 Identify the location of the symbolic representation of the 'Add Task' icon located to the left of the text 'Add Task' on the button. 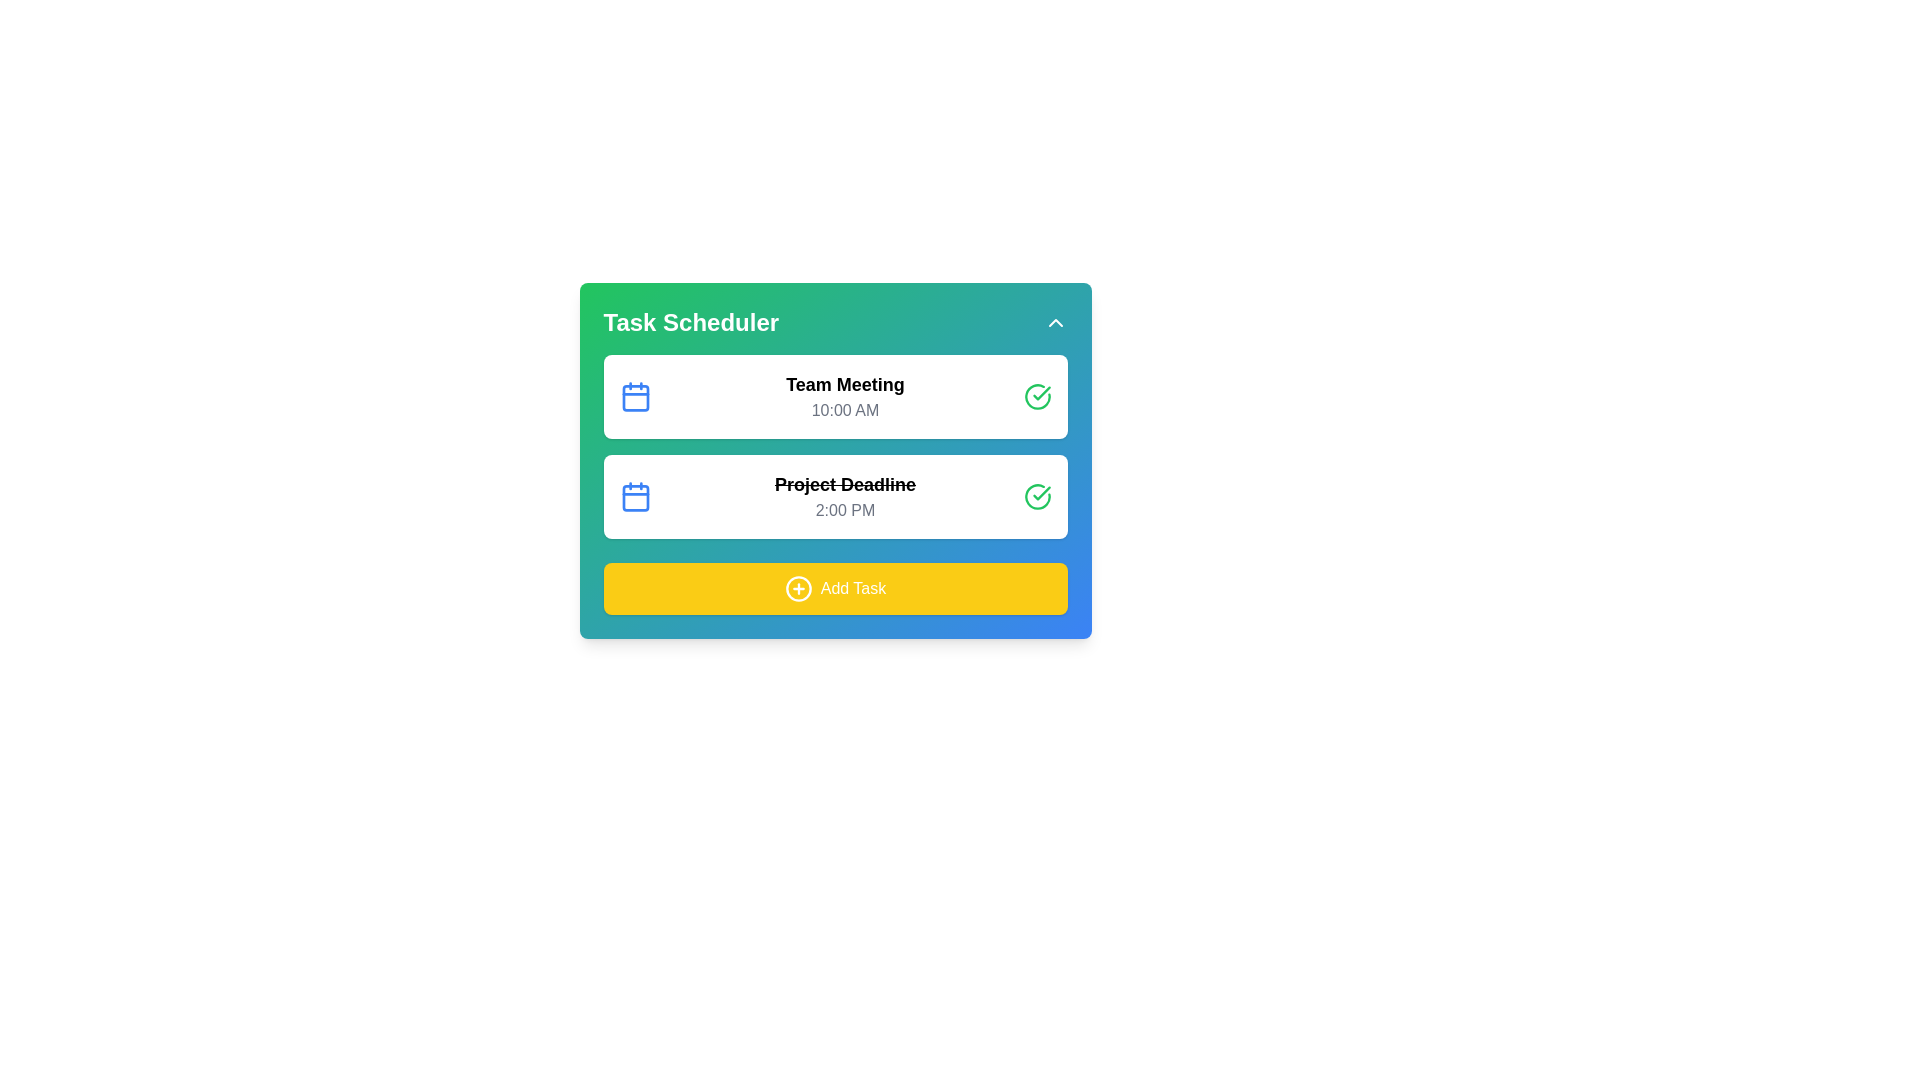
(797, 588).